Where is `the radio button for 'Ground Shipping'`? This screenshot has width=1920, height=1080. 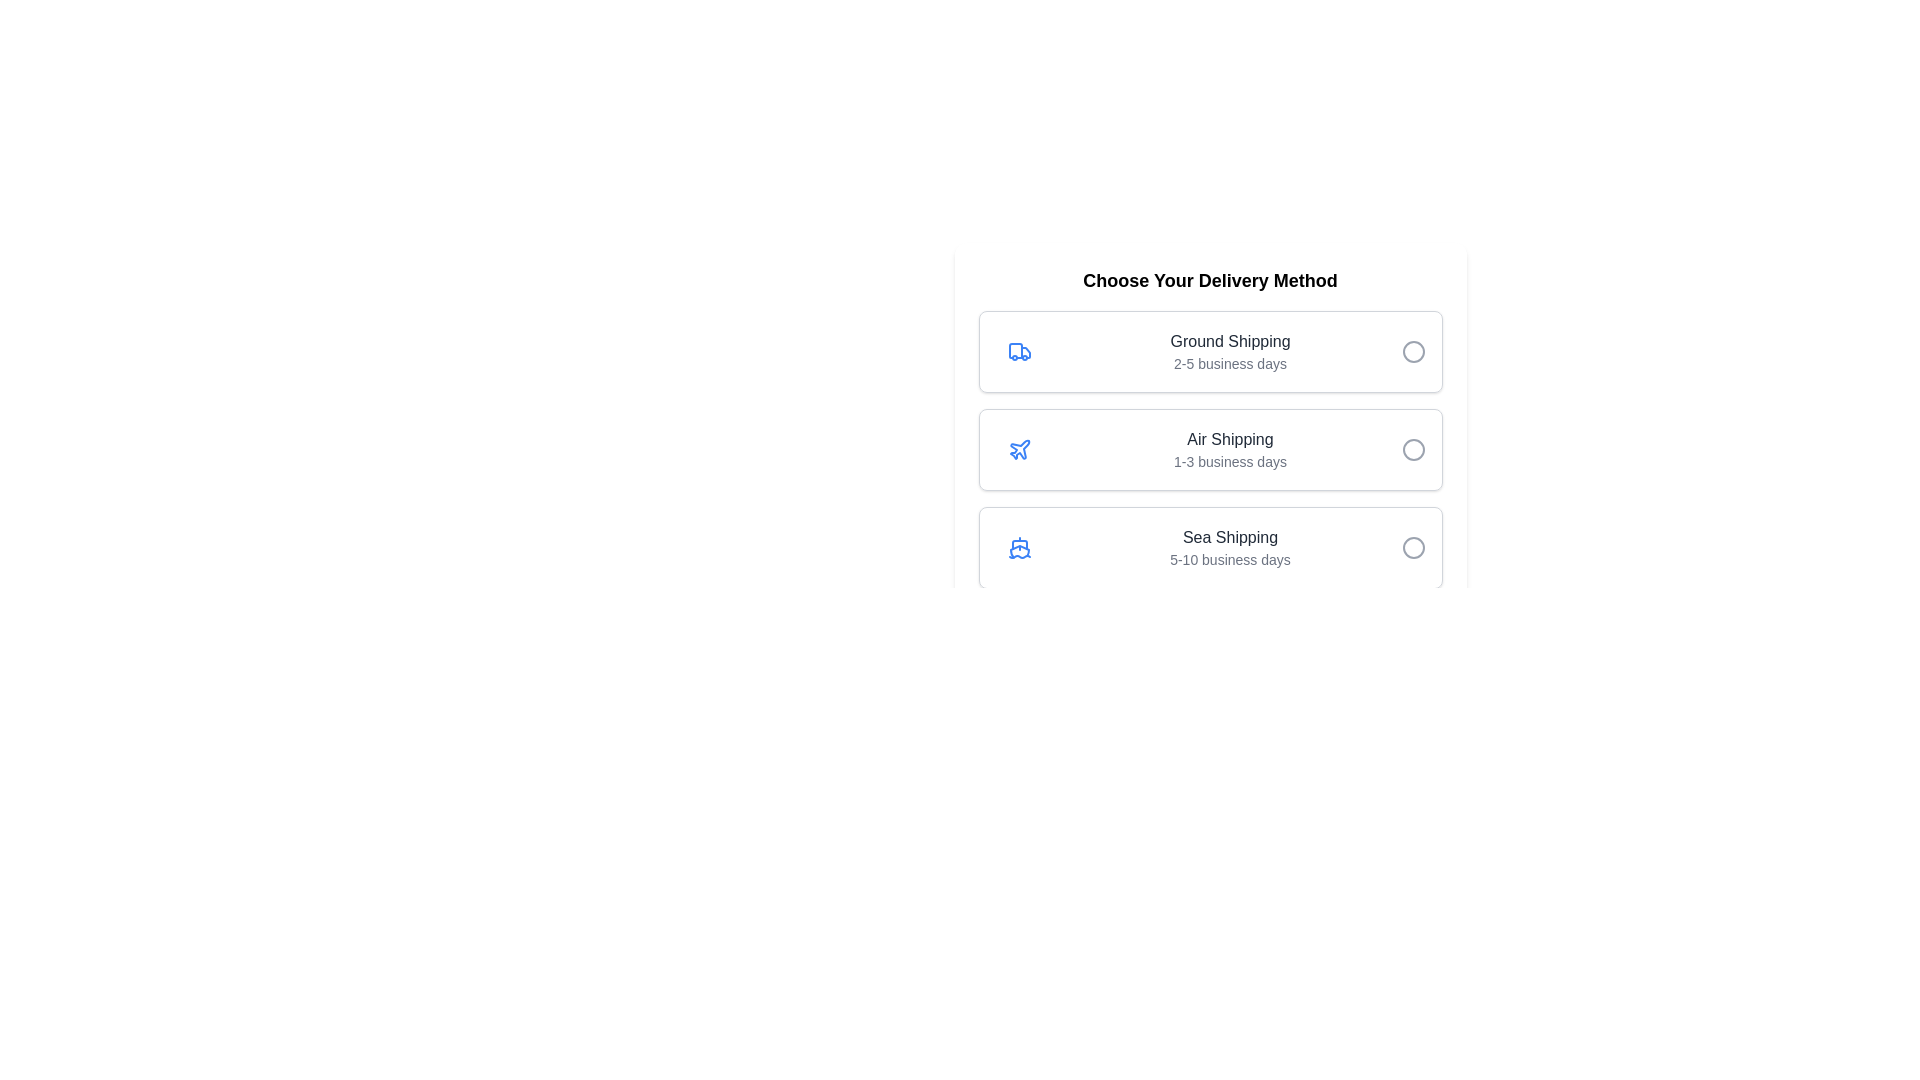
the radio button for 'Ground Shipping' is located at coordinates (1412, 350).